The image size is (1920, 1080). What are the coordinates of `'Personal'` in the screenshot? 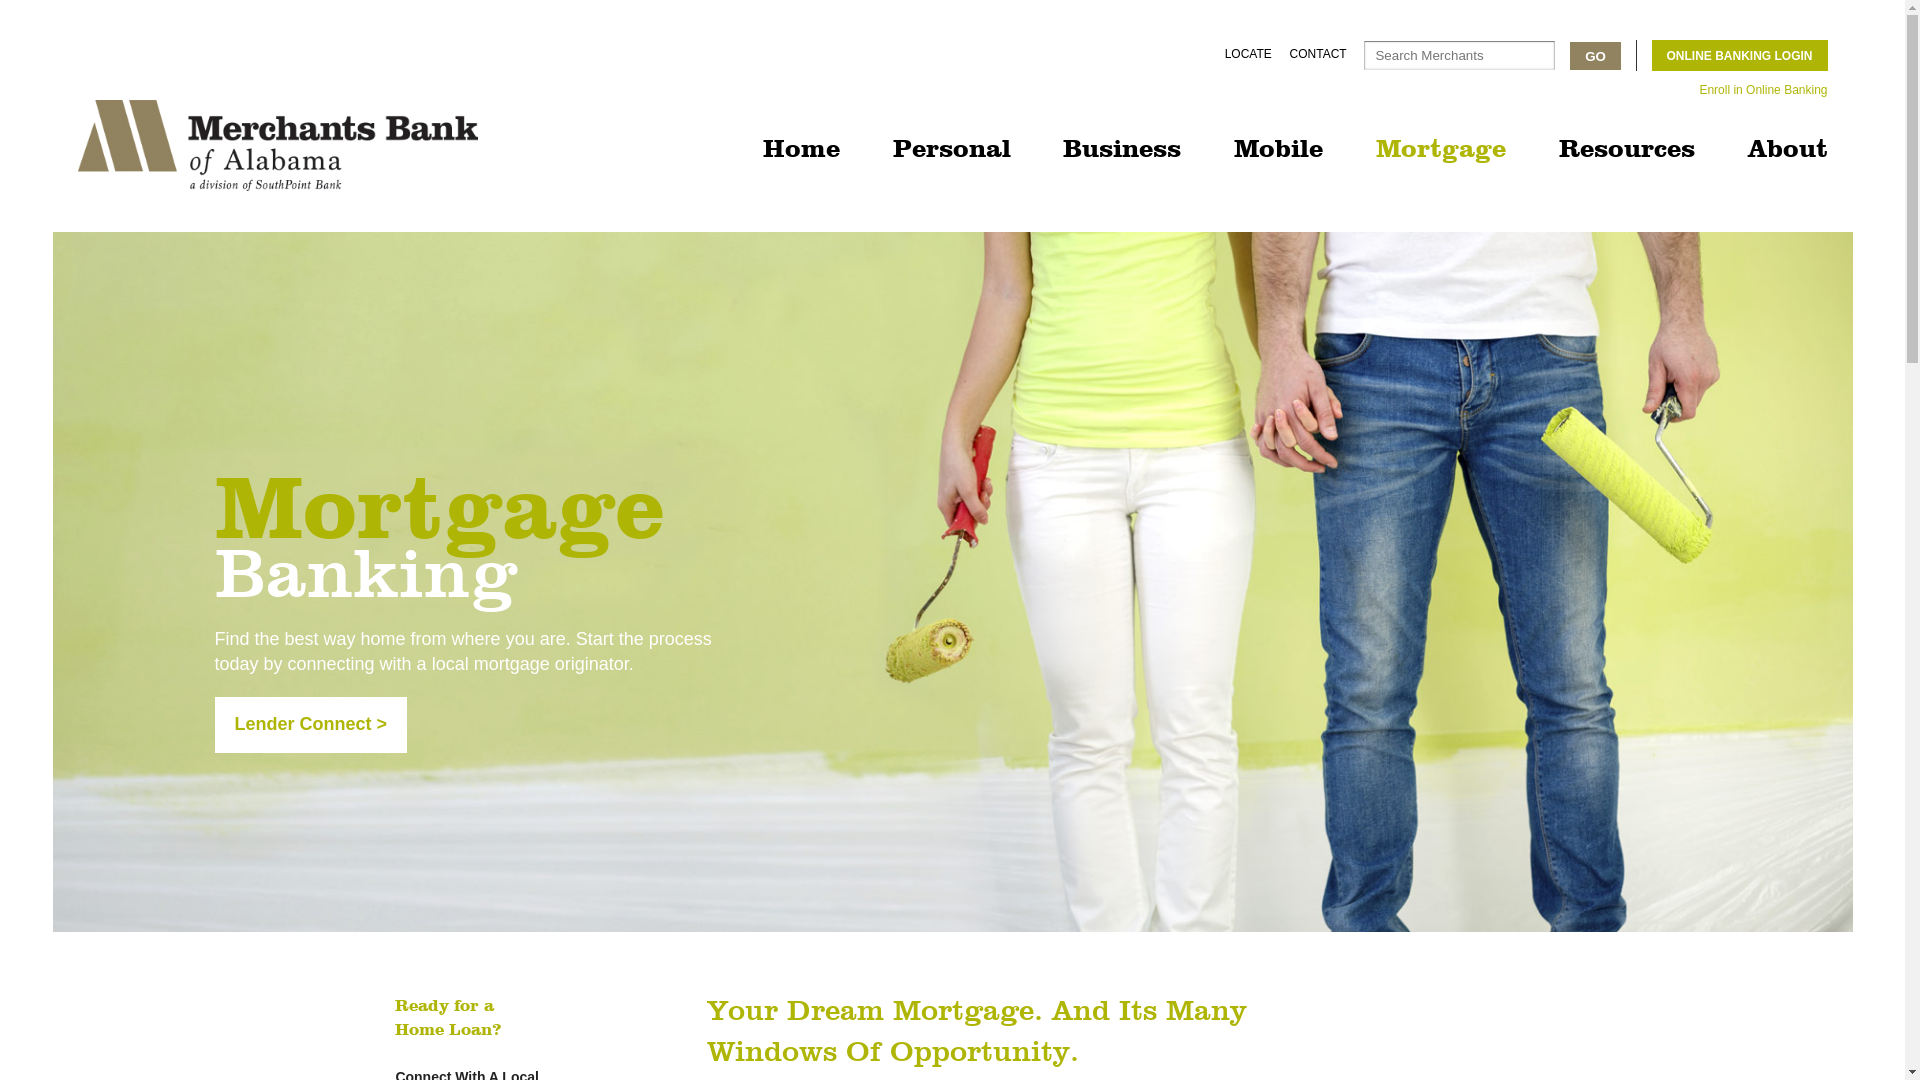 It's located at (950, 149).